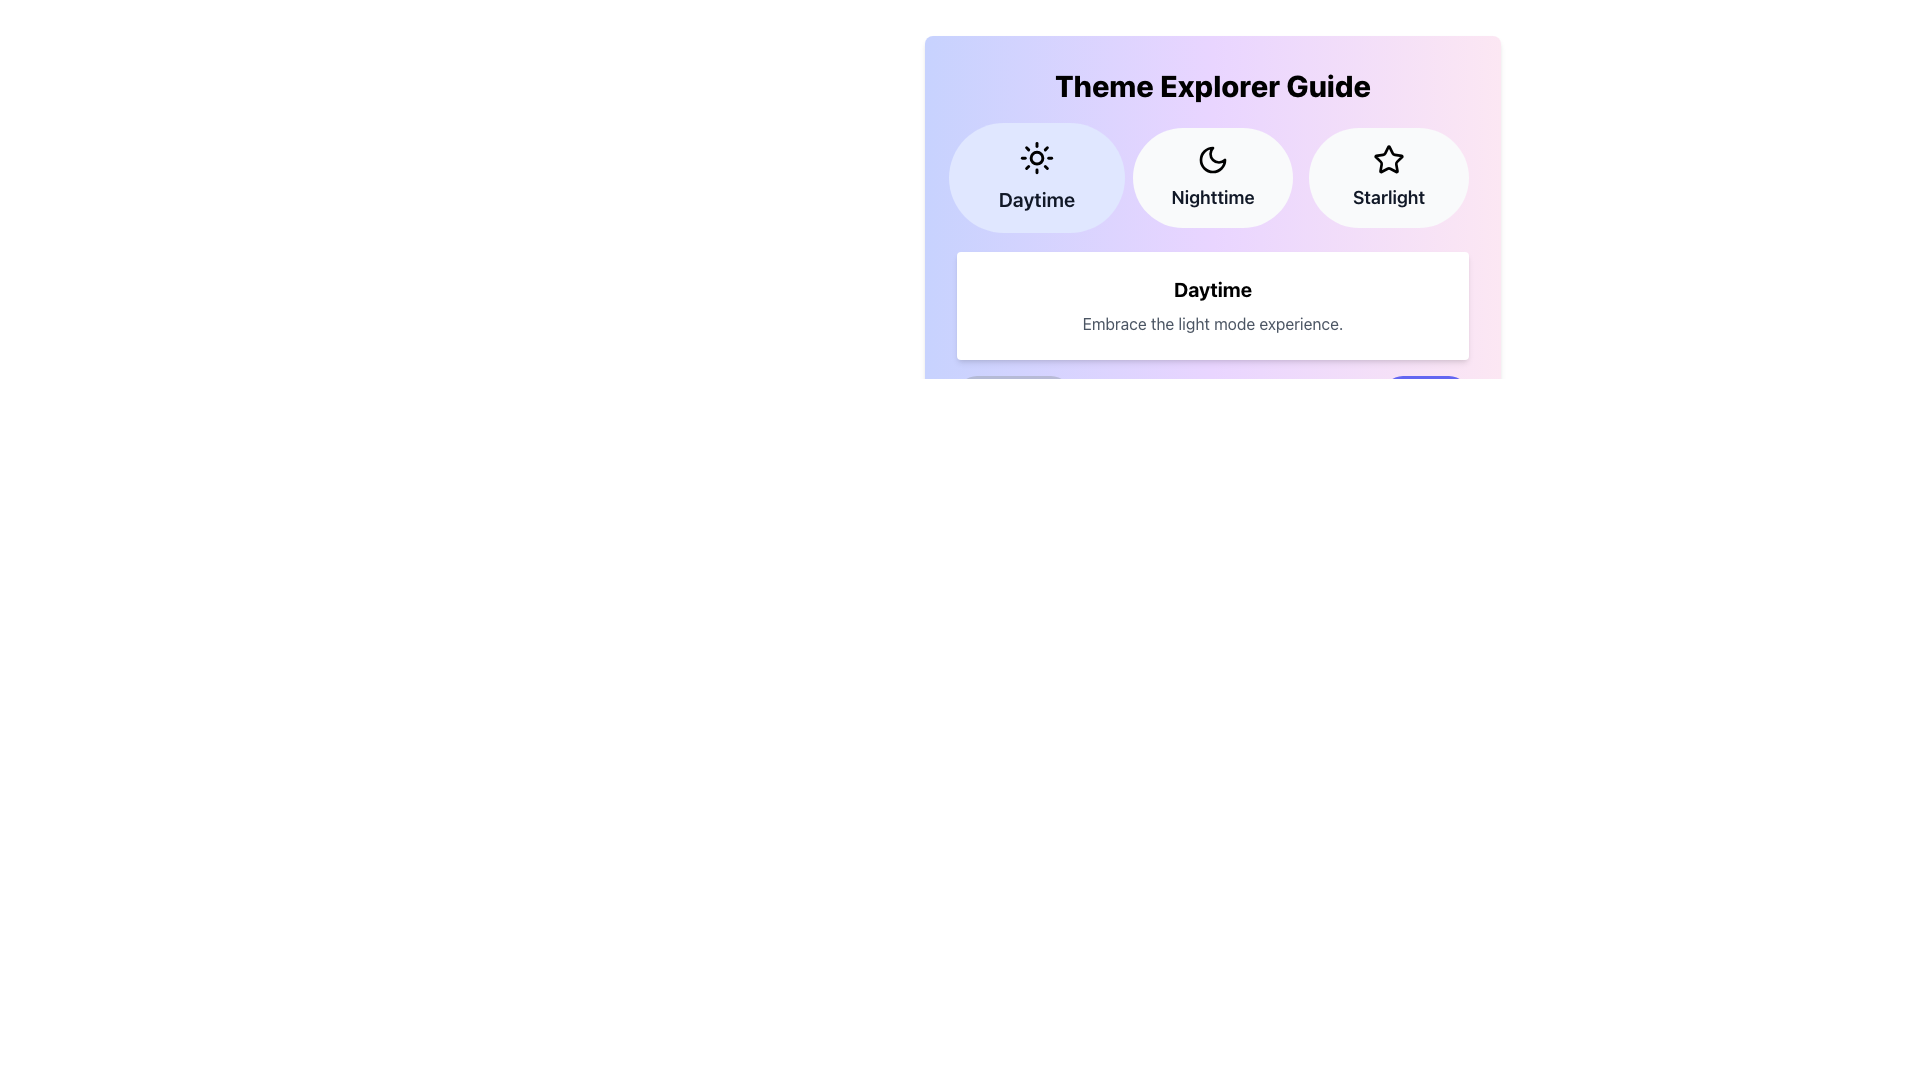 Image resolution: width=1920 pixels, height=1080 pixels. What do you see at coordinates (1212, 84) in the screenshot?
I see `the centered heading 'Theme Explorer Guide', which is styled with extra-large, bold text and positioned at the top of the panel with a gradient background` at bounding box center [1212, 84].